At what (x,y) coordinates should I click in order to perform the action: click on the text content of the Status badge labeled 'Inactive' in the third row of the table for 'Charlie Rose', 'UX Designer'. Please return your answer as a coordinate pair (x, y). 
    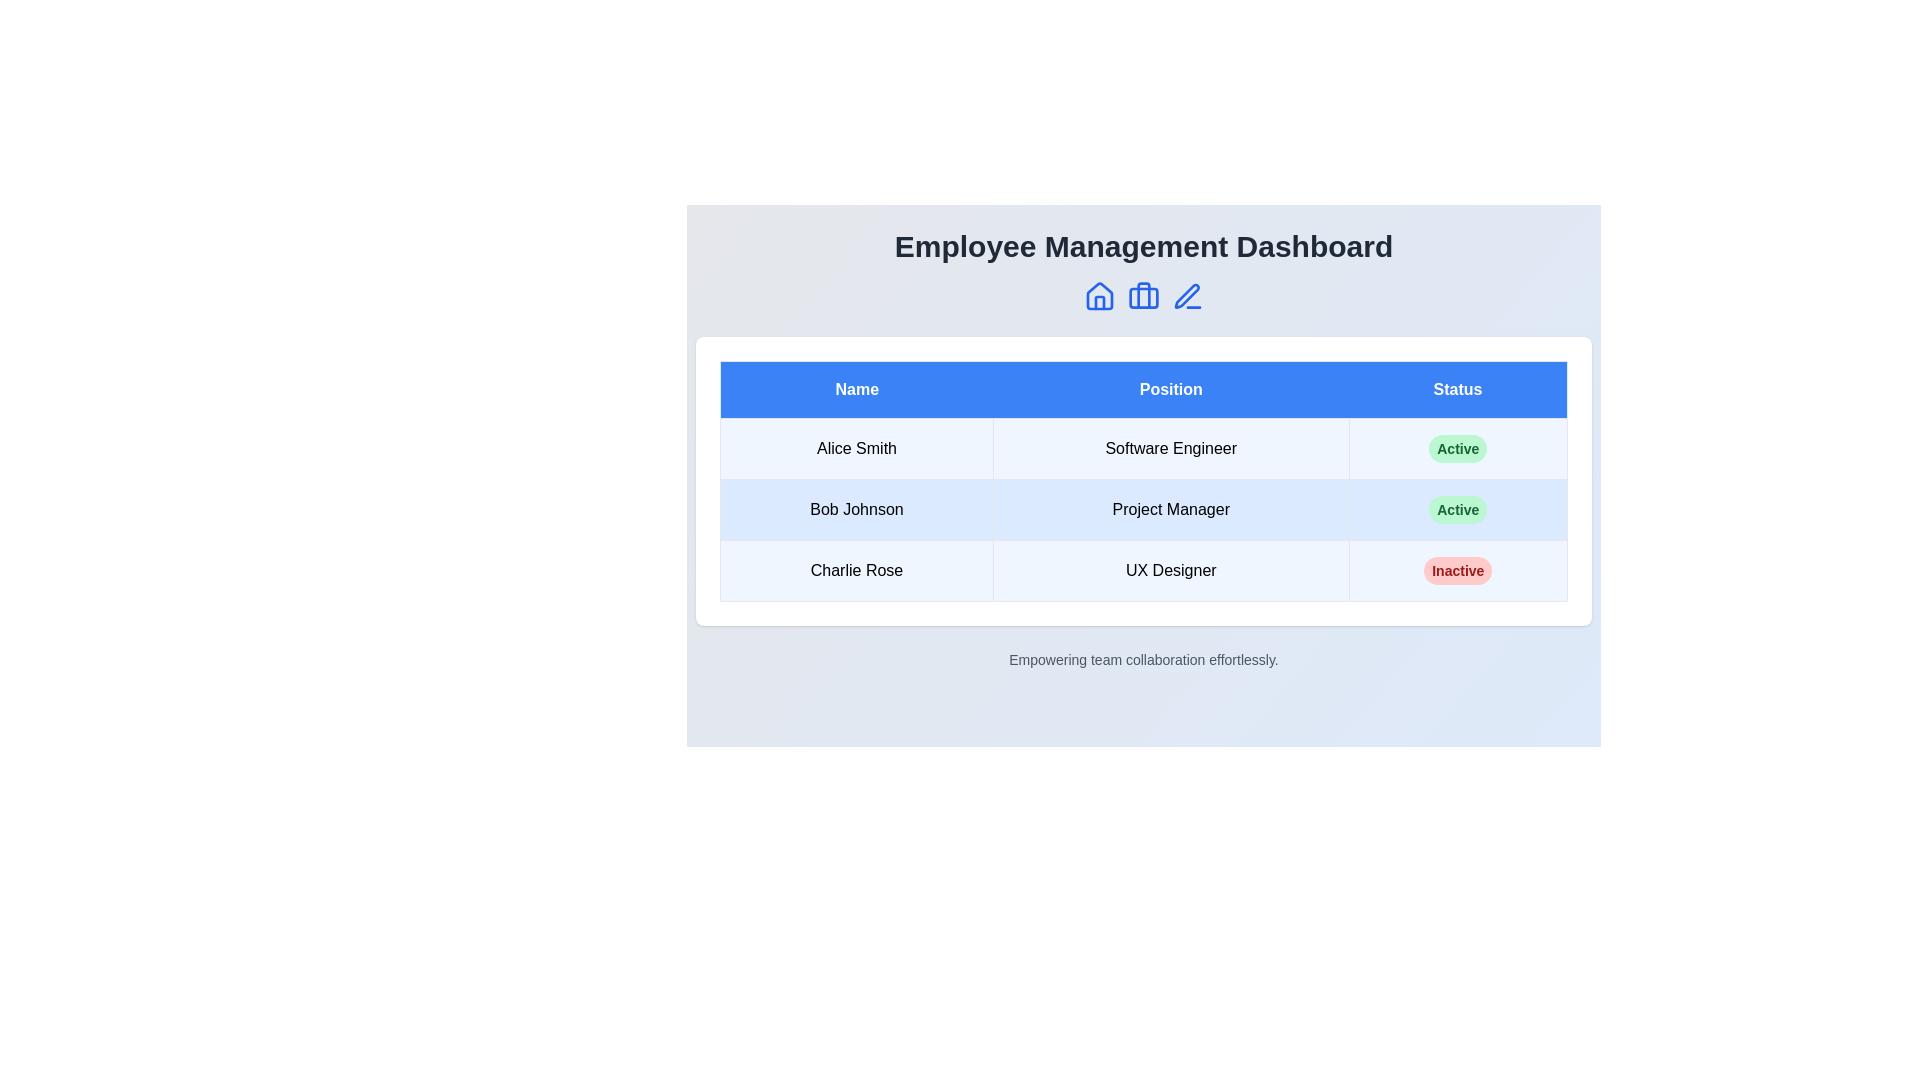
    Looking at the image, I should click on (1458, 570).